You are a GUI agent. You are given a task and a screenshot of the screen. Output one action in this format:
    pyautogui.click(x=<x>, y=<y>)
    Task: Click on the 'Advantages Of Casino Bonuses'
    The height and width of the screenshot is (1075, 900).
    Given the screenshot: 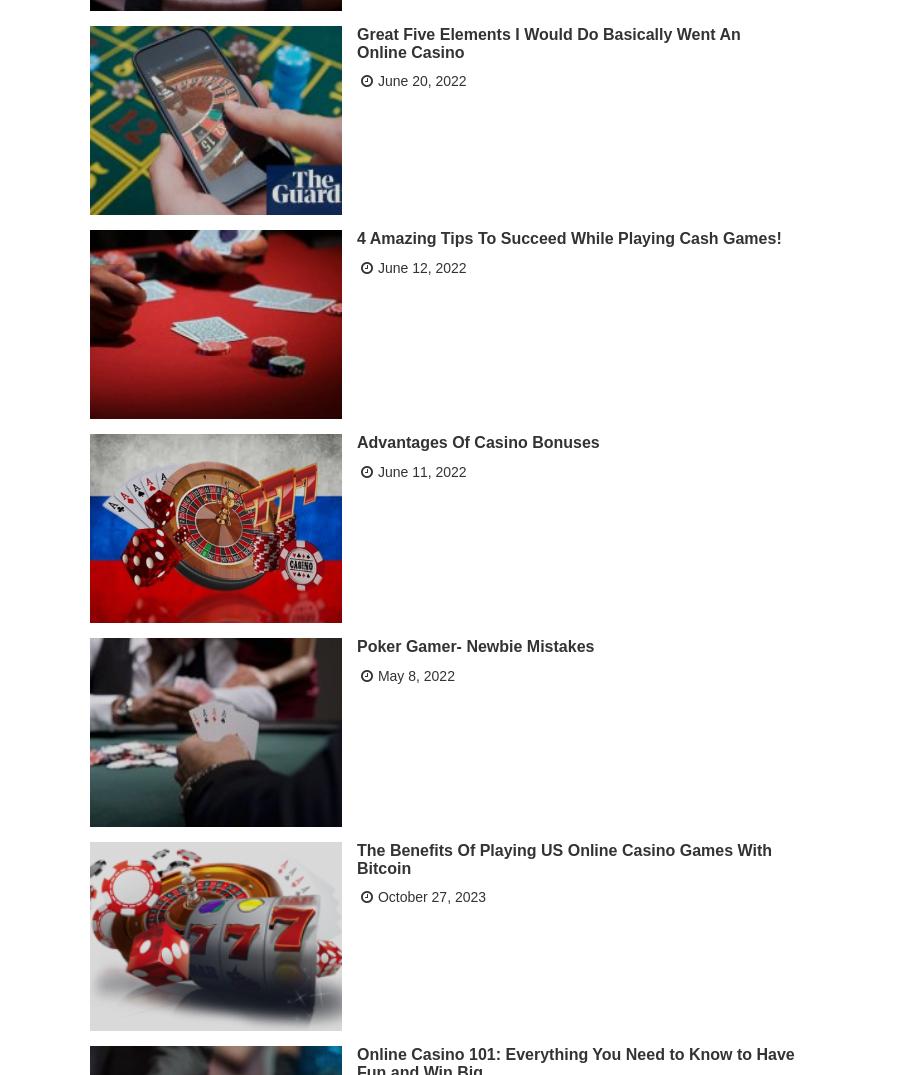 What is the action you would take?
    pyautogui.click(x=476, y=441)
    